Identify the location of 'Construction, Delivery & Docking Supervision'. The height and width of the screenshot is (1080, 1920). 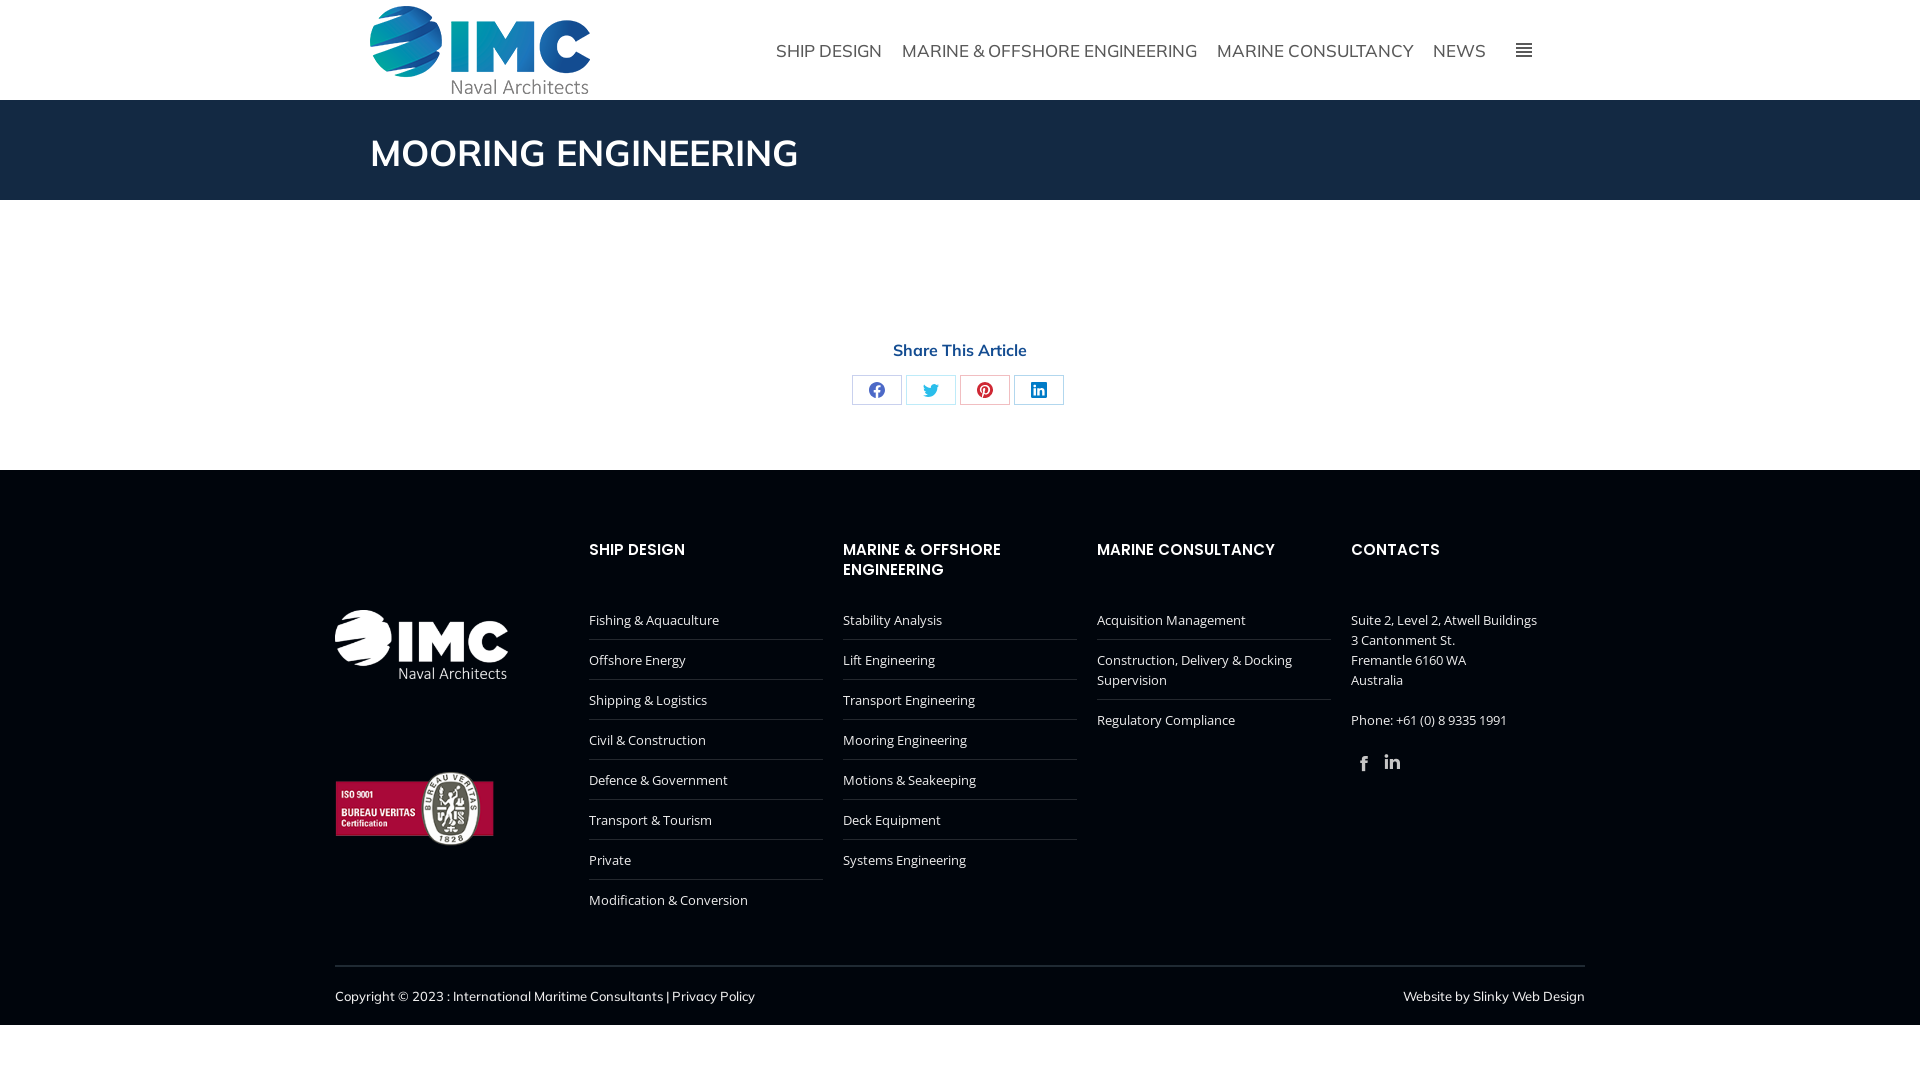
(1213, 670).